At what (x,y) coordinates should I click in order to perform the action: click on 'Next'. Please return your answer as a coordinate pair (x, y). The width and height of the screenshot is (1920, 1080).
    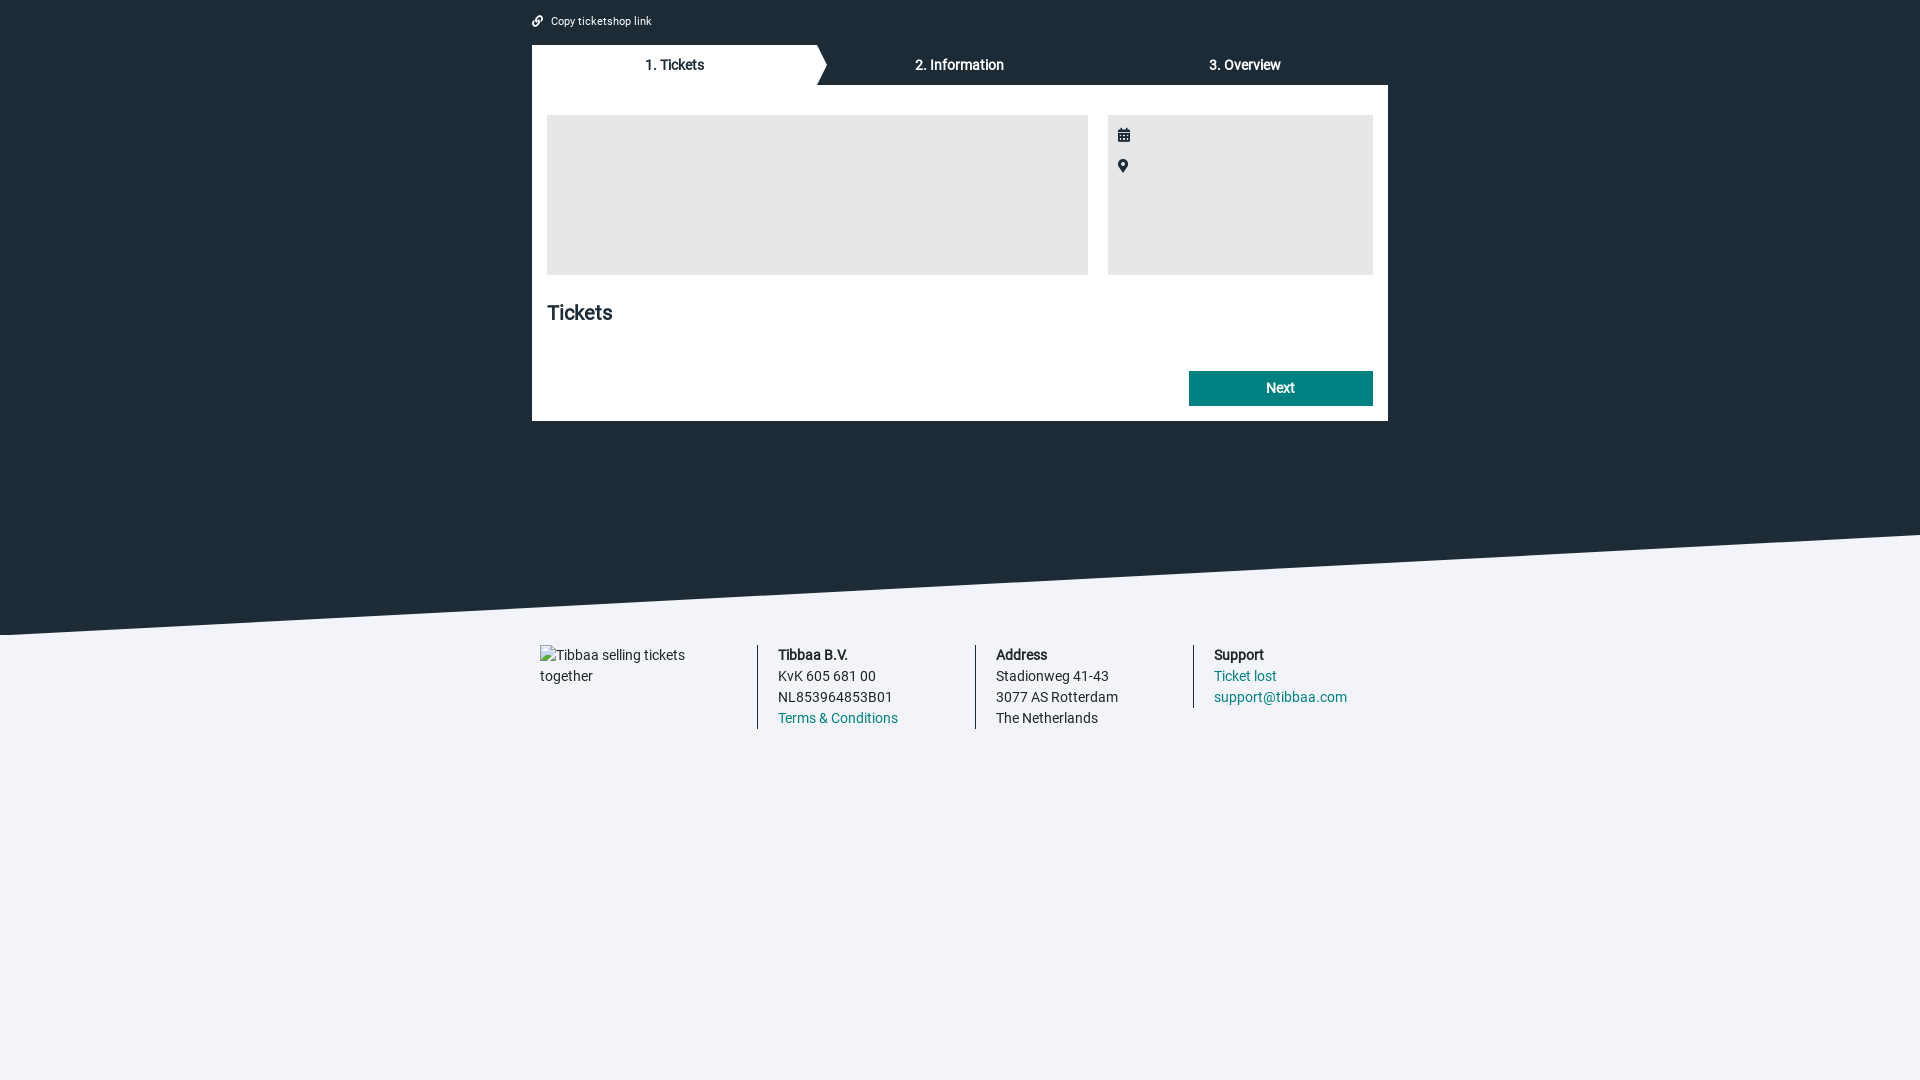
    Looking at the image, I should click on (1189, 387).